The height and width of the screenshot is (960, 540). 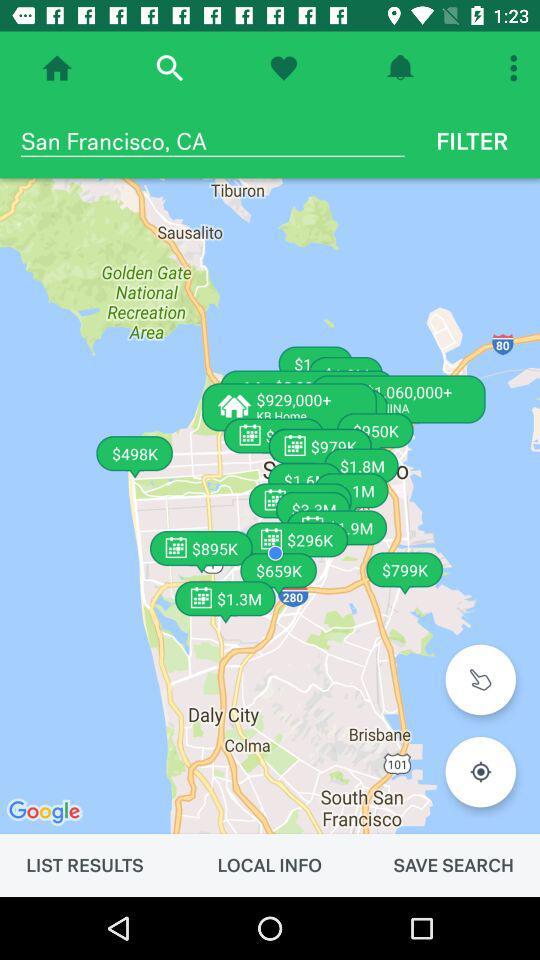 What do you see at coordinates (400, 68) in the screenshot?
I see `notifications` at bounding box center [400, 68].